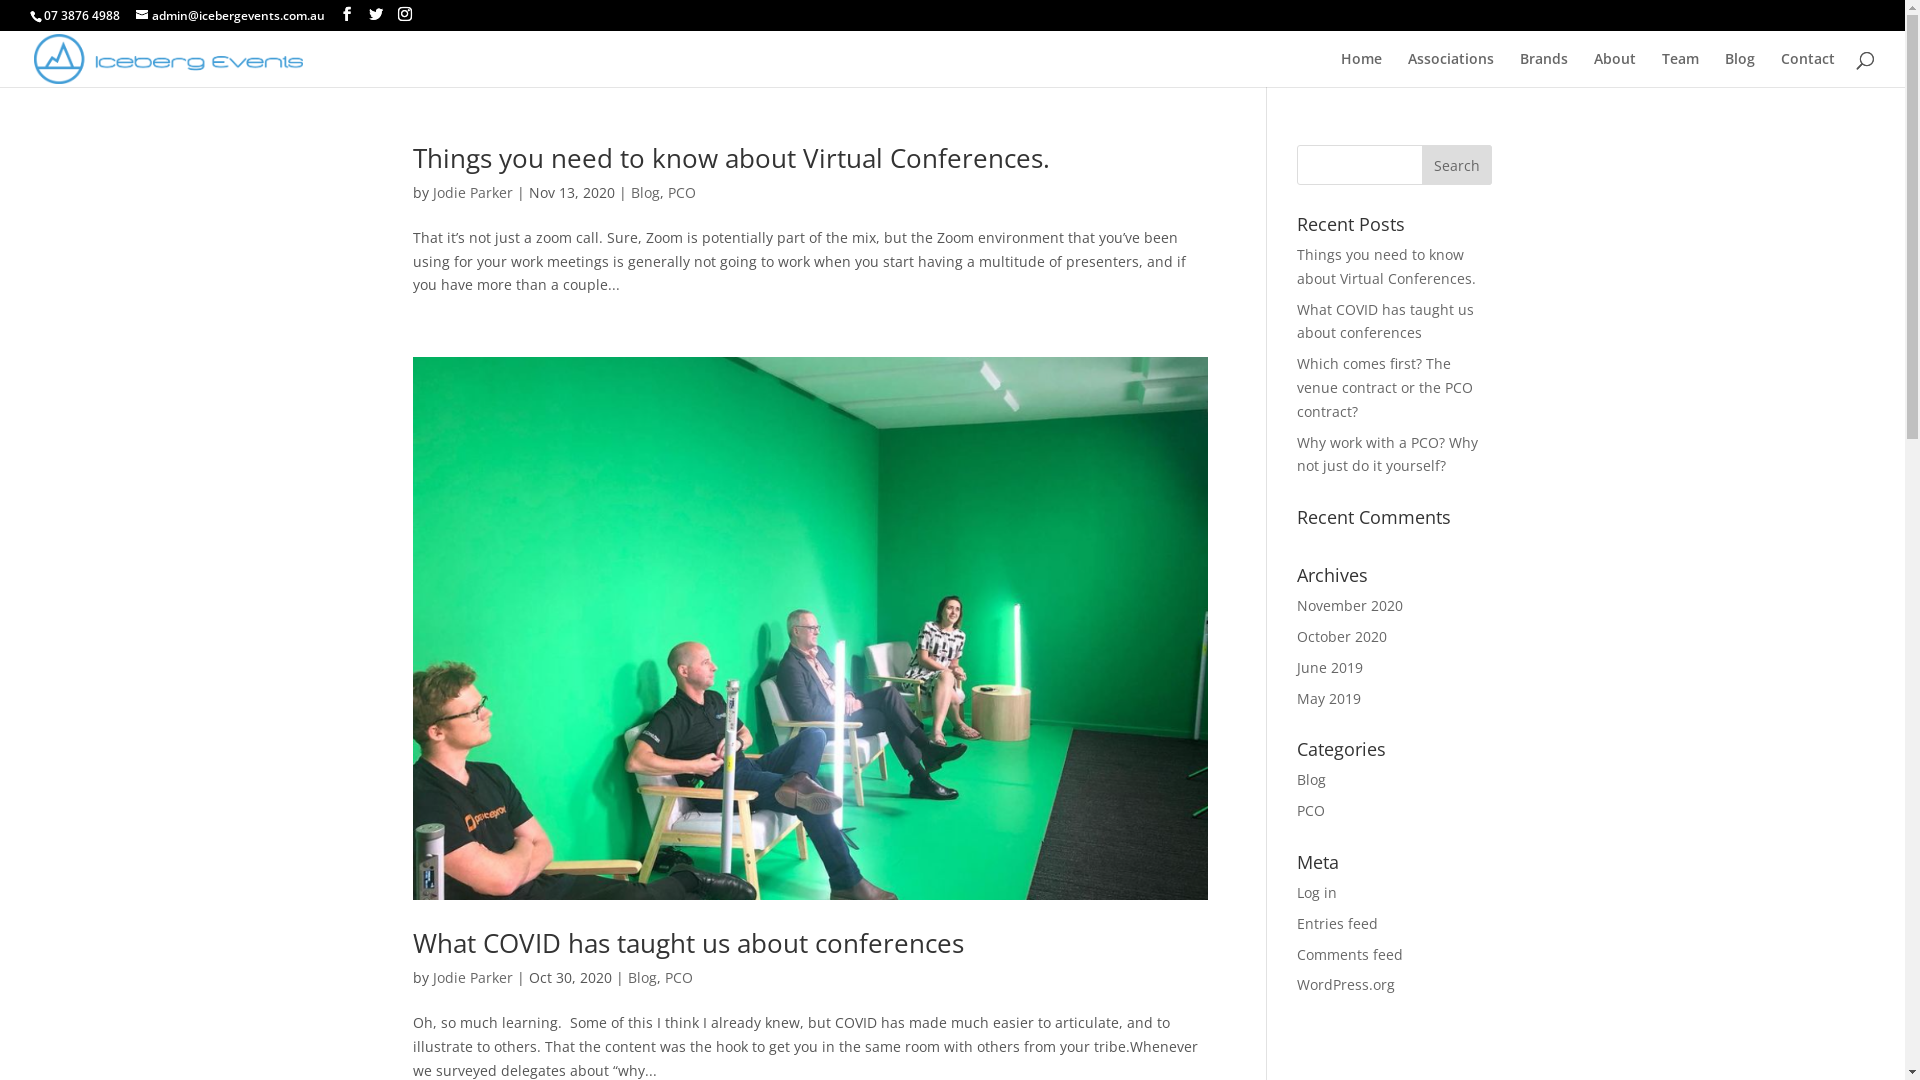  Describe the element at coordinates (644, 192) in the screenshot. I see `'Blog'` at that location.